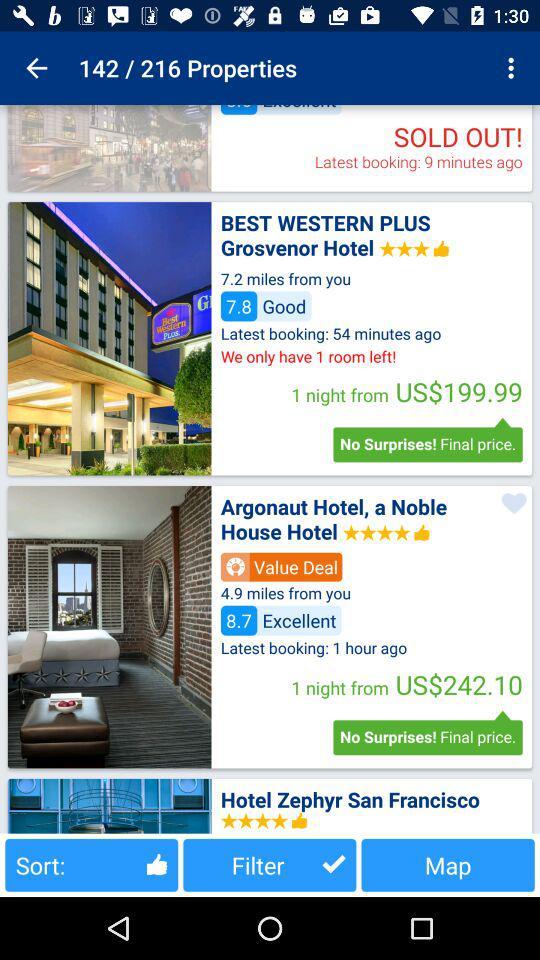 This screenshot has height=960, width=540. I want to click on the icon below the hotel zephyr san, so click(448, 864).